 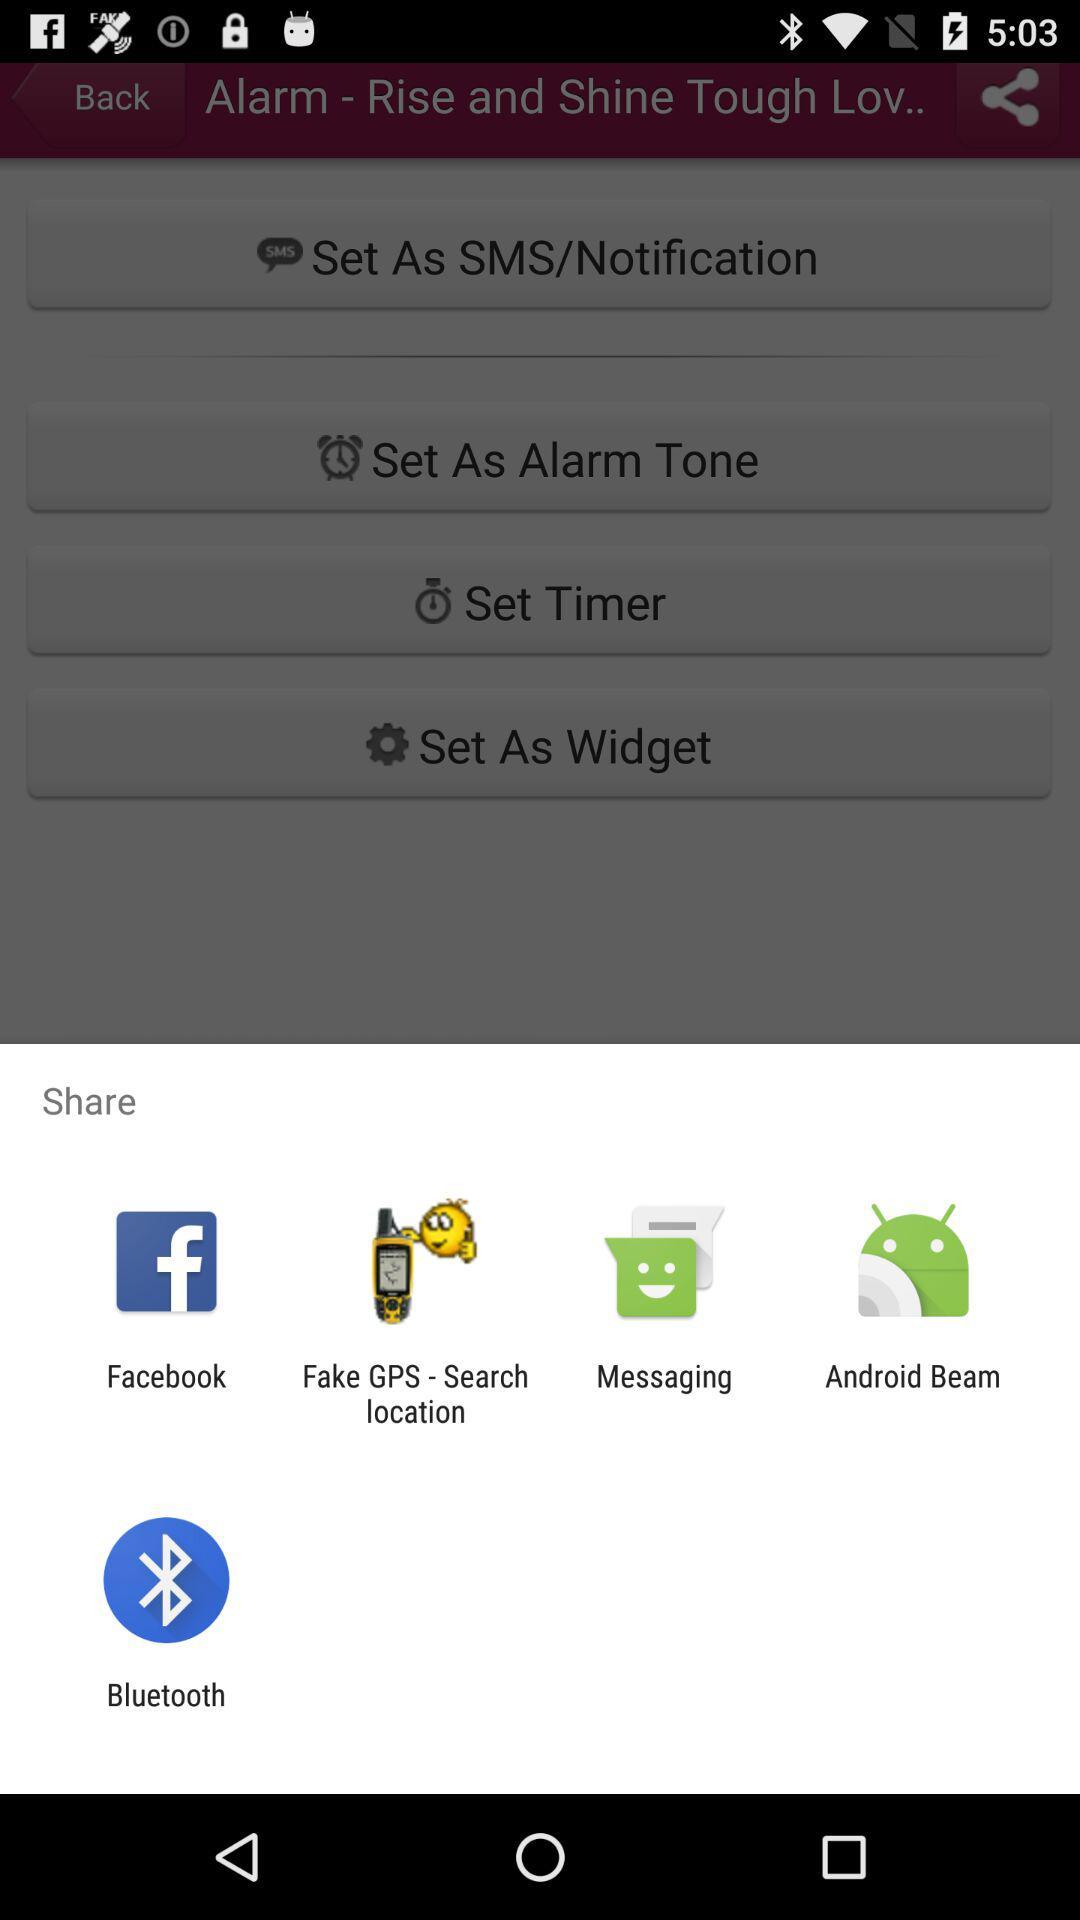 I want to click on the item next to messaging, so click(x=913, y=1392).